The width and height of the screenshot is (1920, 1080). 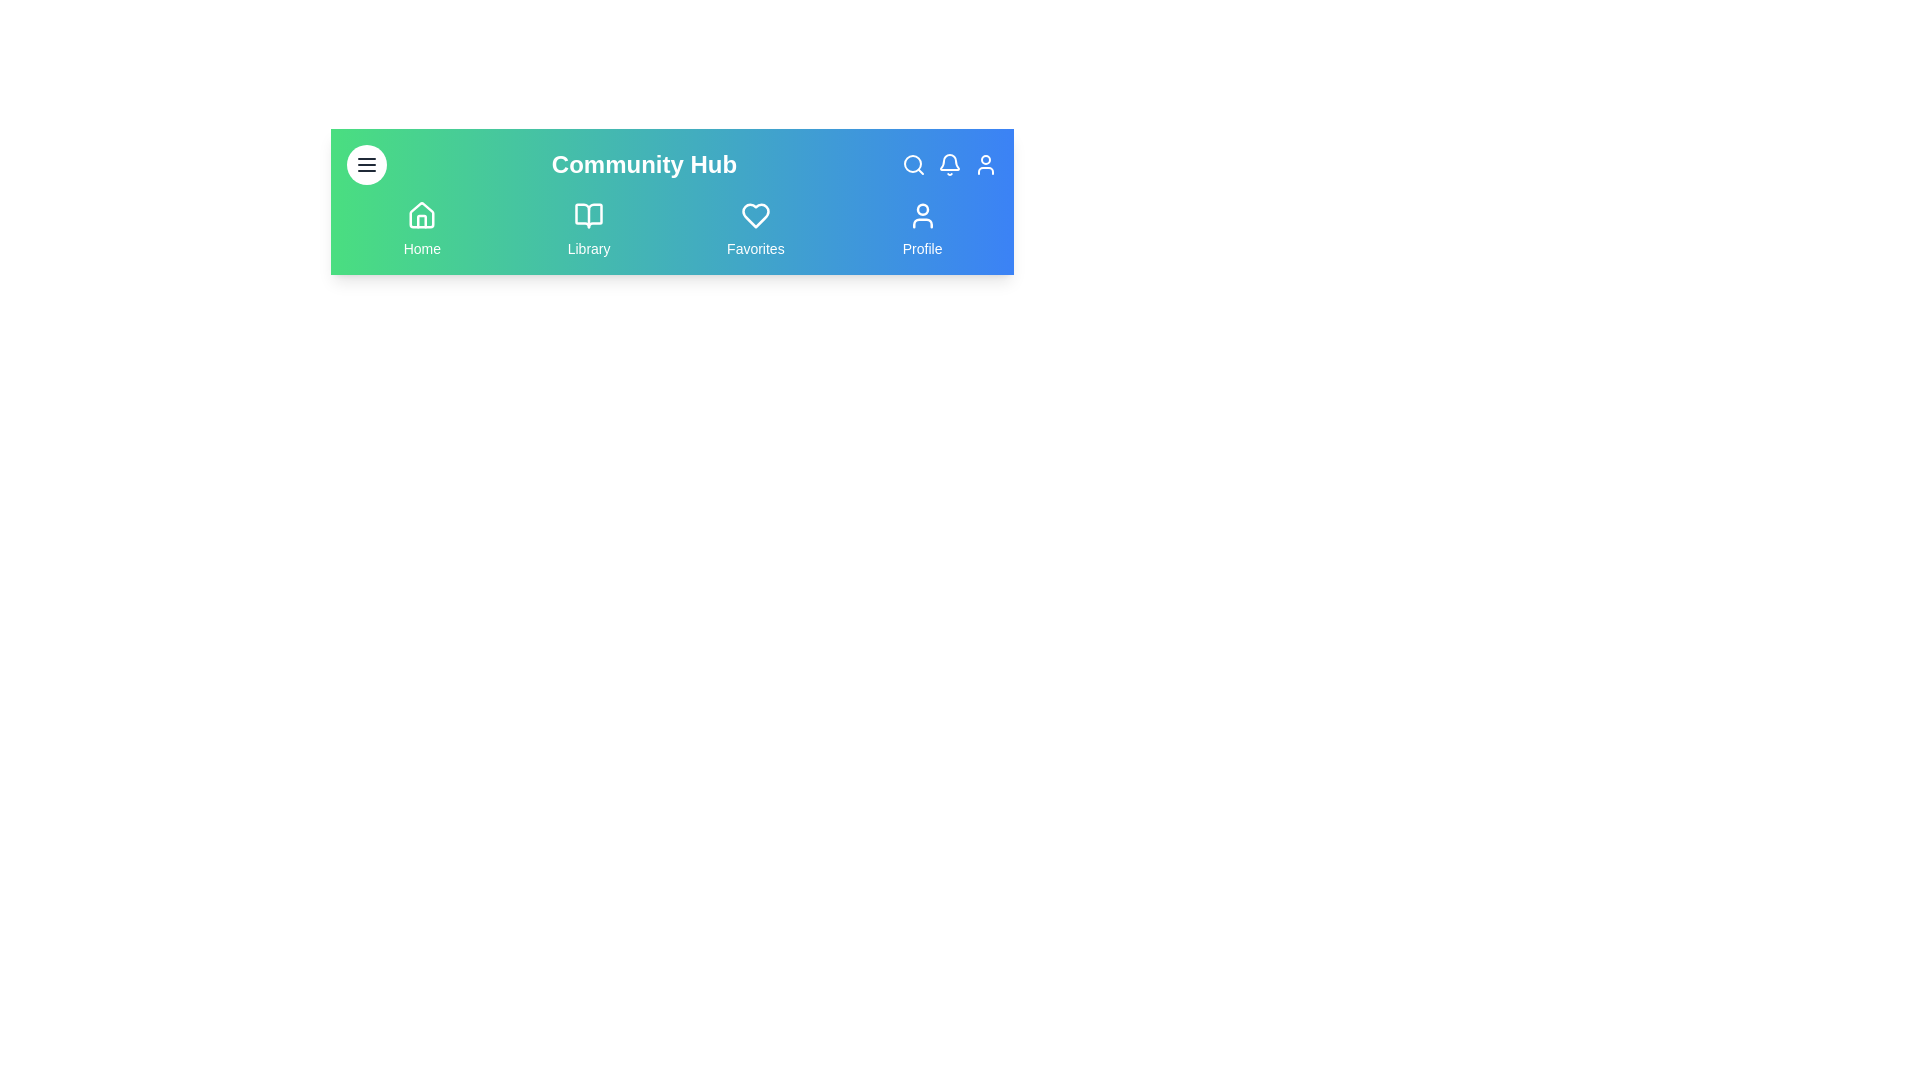 I want to click on the Profile icon in the top right of the navigation bar, so click(x=985, y=164).